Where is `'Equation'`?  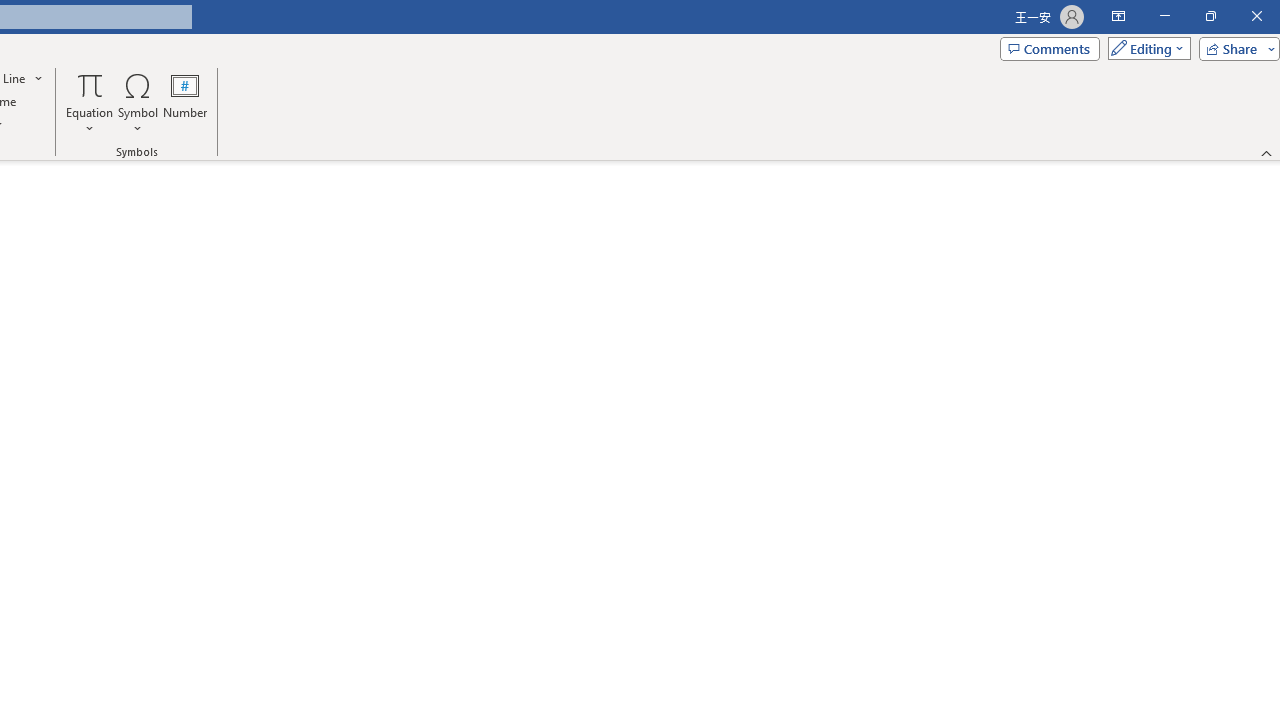 'Equation' is located at coordinates (89, 103).